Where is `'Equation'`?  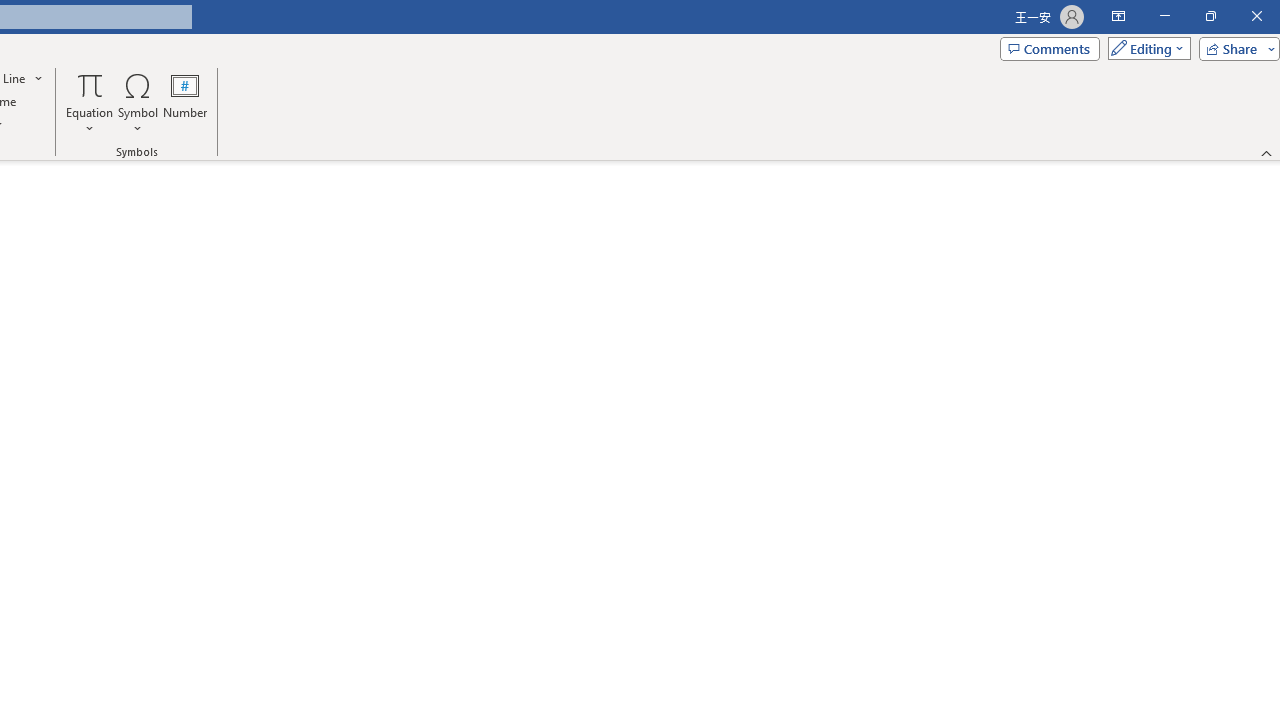 'Equation' is located at coordinates (89, 103).